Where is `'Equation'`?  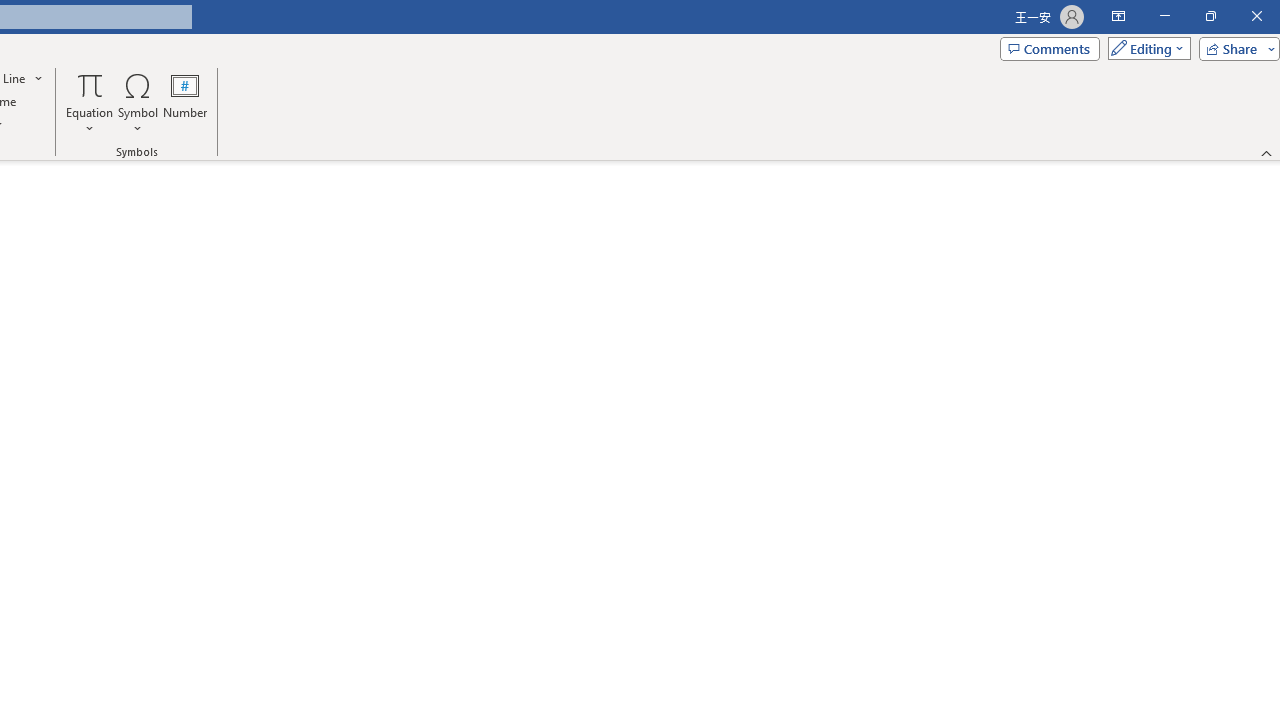 'Equation' is located at coordinates (89, 103).